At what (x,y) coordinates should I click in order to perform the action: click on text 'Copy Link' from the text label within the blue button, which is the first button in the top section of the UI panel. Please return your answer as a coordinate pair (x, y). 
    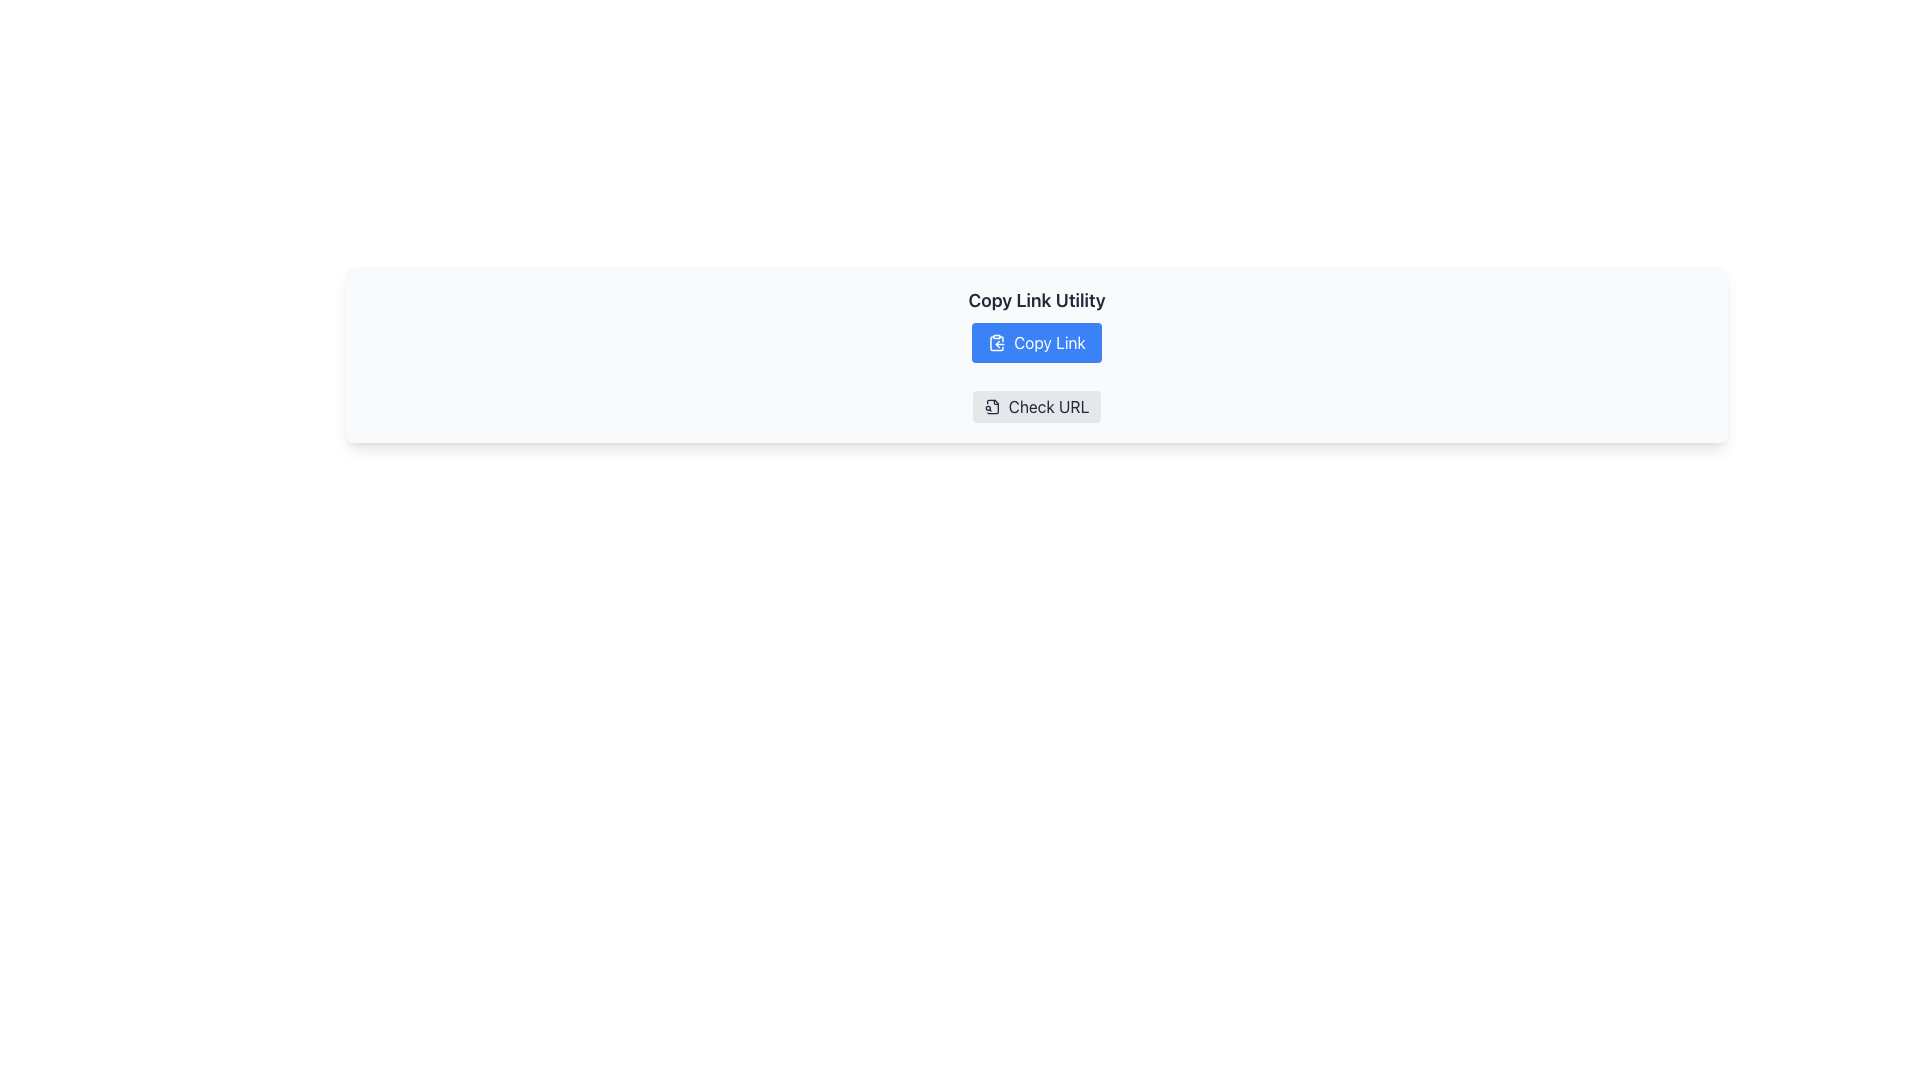
    Looking at the image, I should click on (1049, 342).